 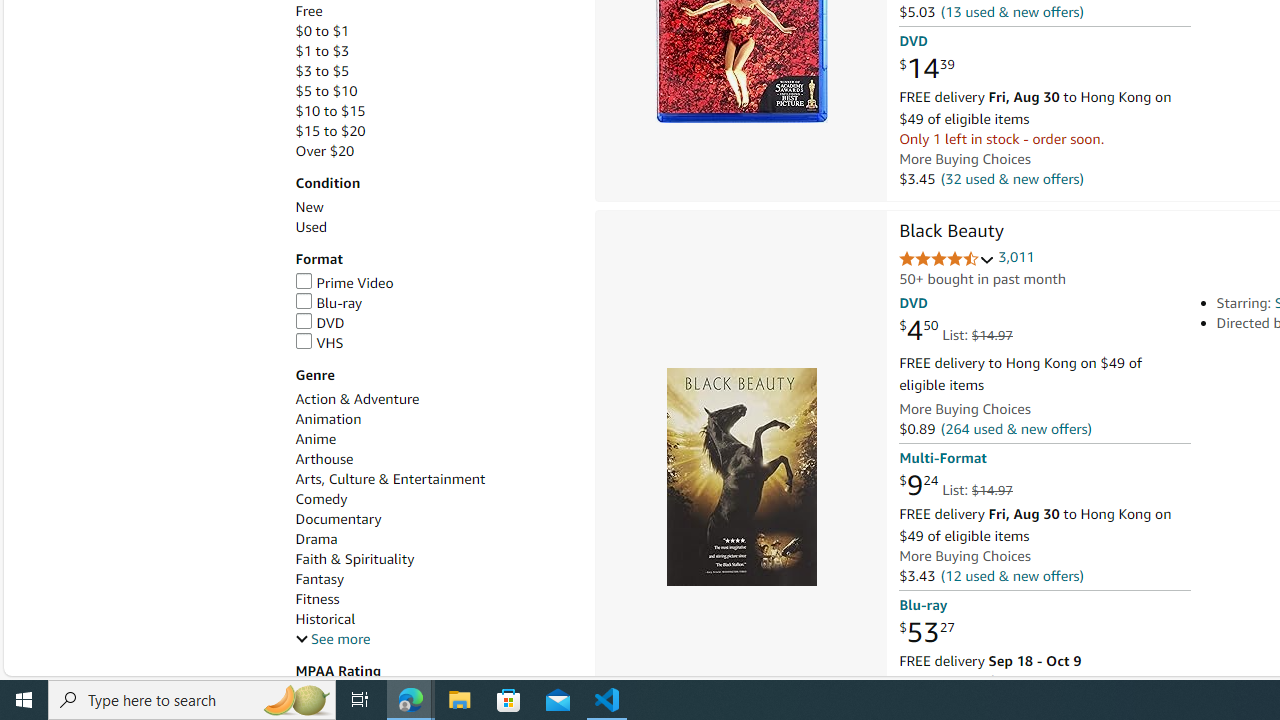 What do you see at coordinates (433, 579) in the screenshot?
I see `'Fantasy'` at bounding box center [433, 579].